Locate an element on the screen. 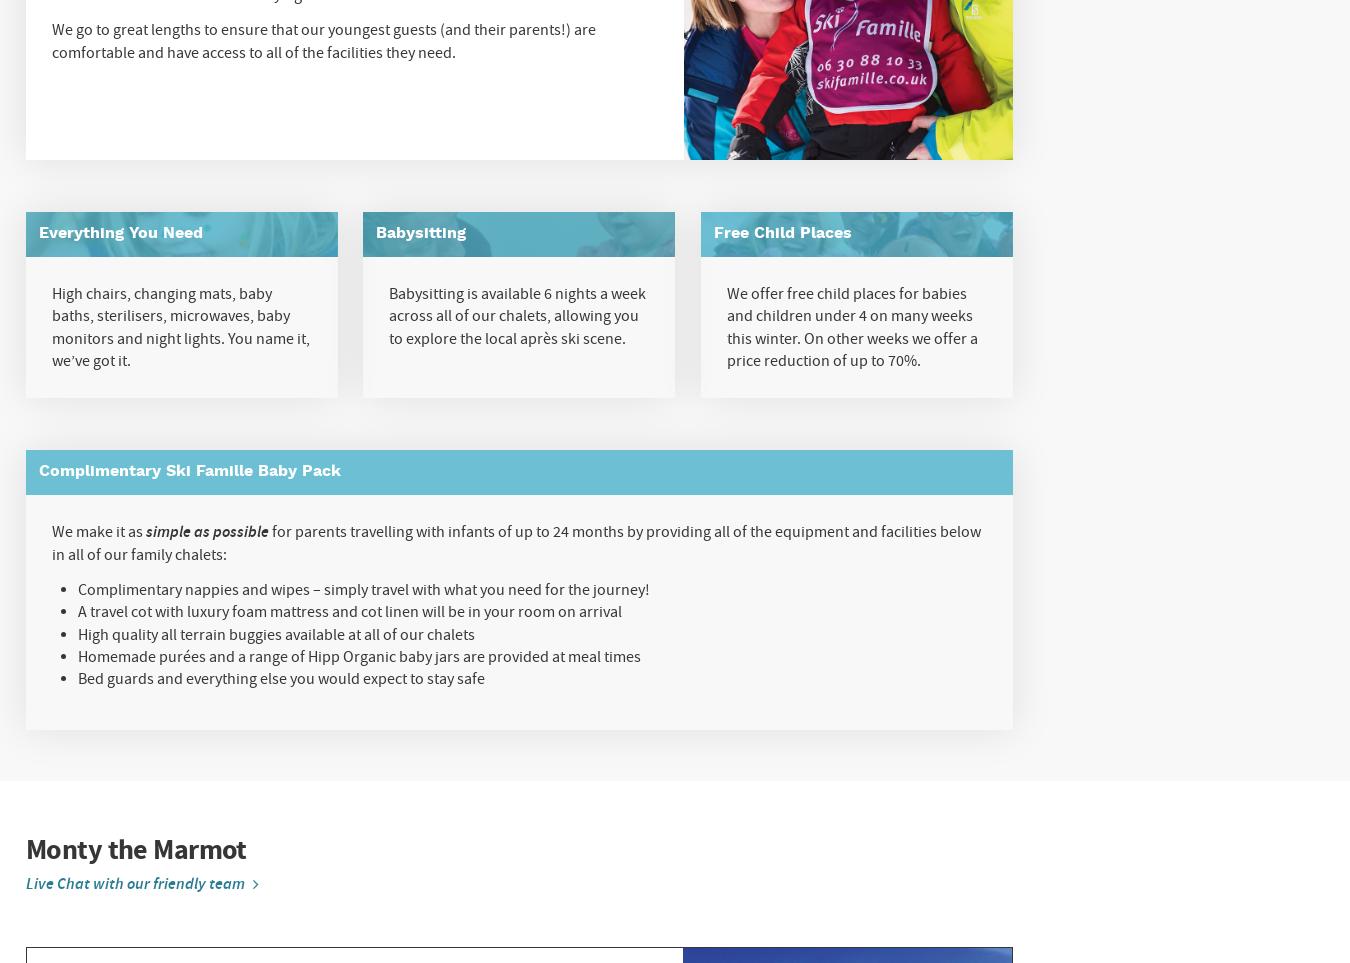  'We make it as' is located at coordinates (97, 530).